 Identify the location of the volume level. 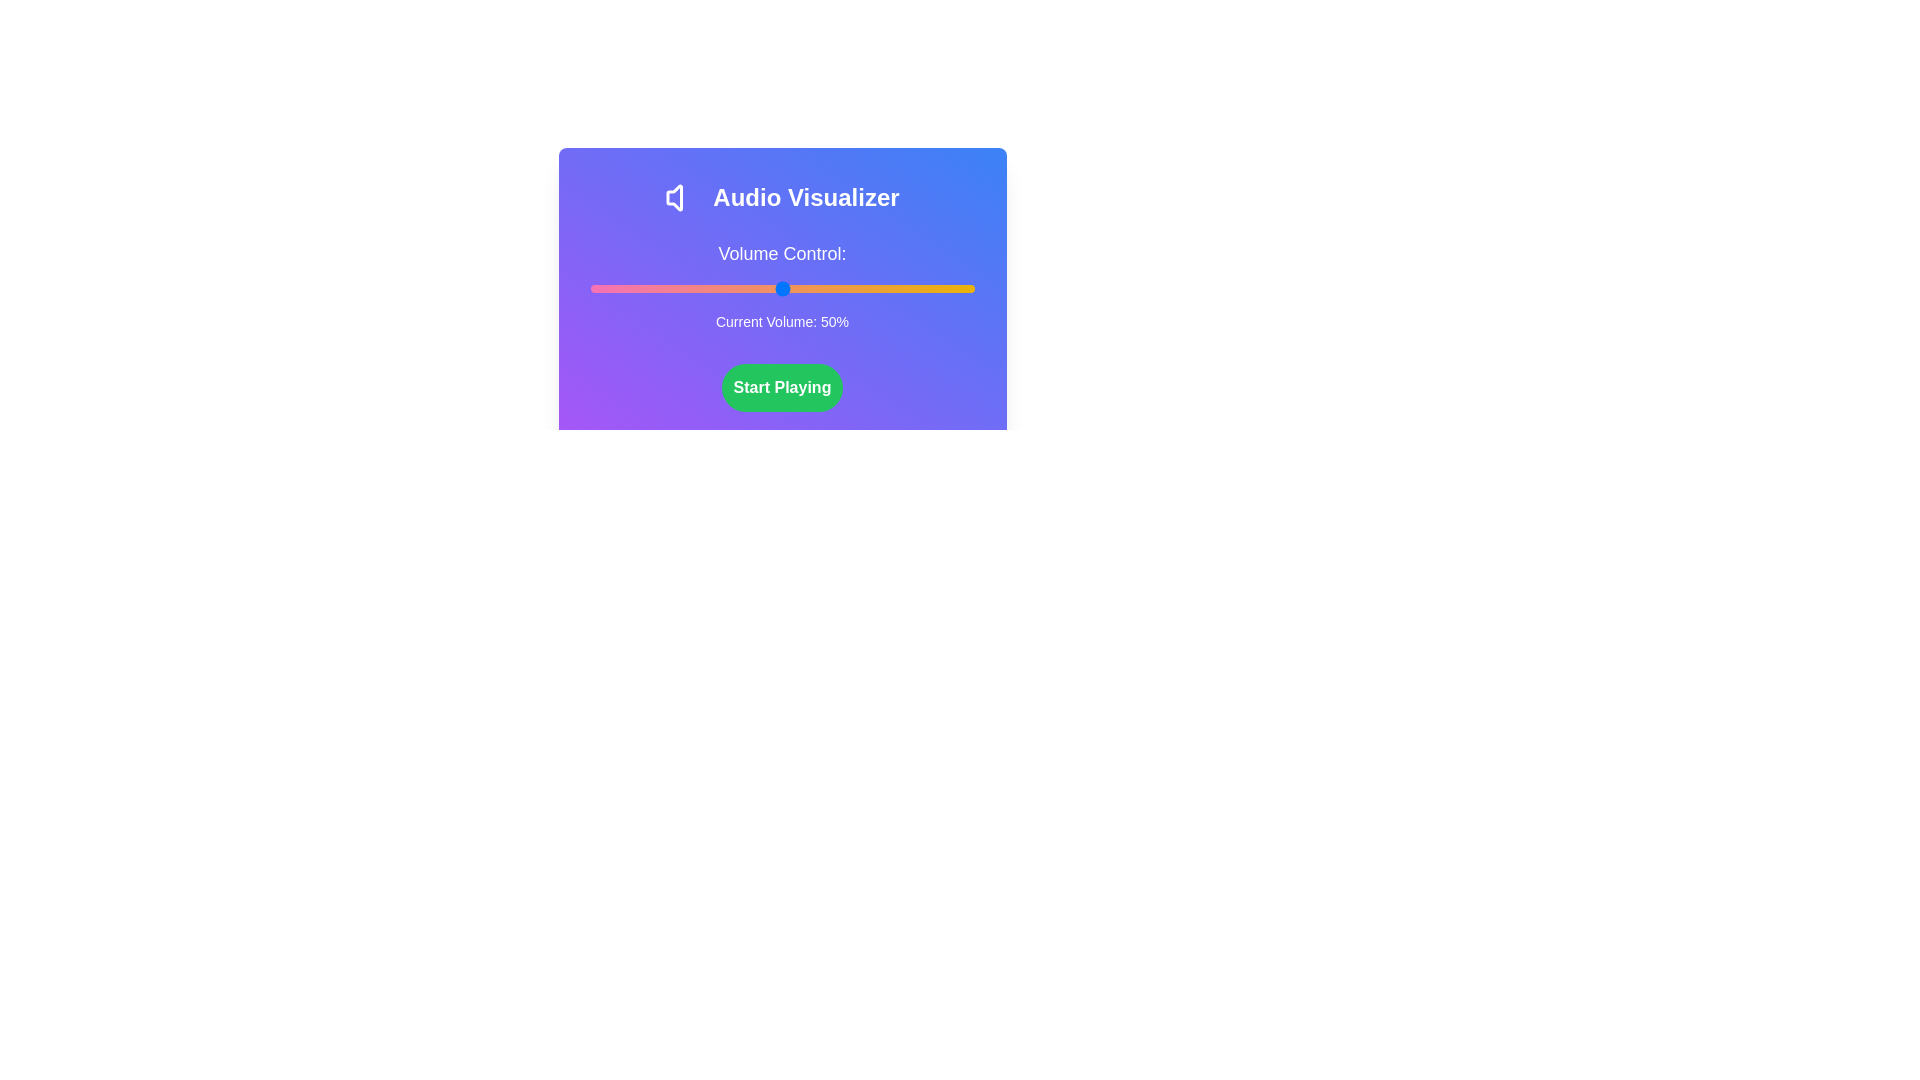
(635, 289).